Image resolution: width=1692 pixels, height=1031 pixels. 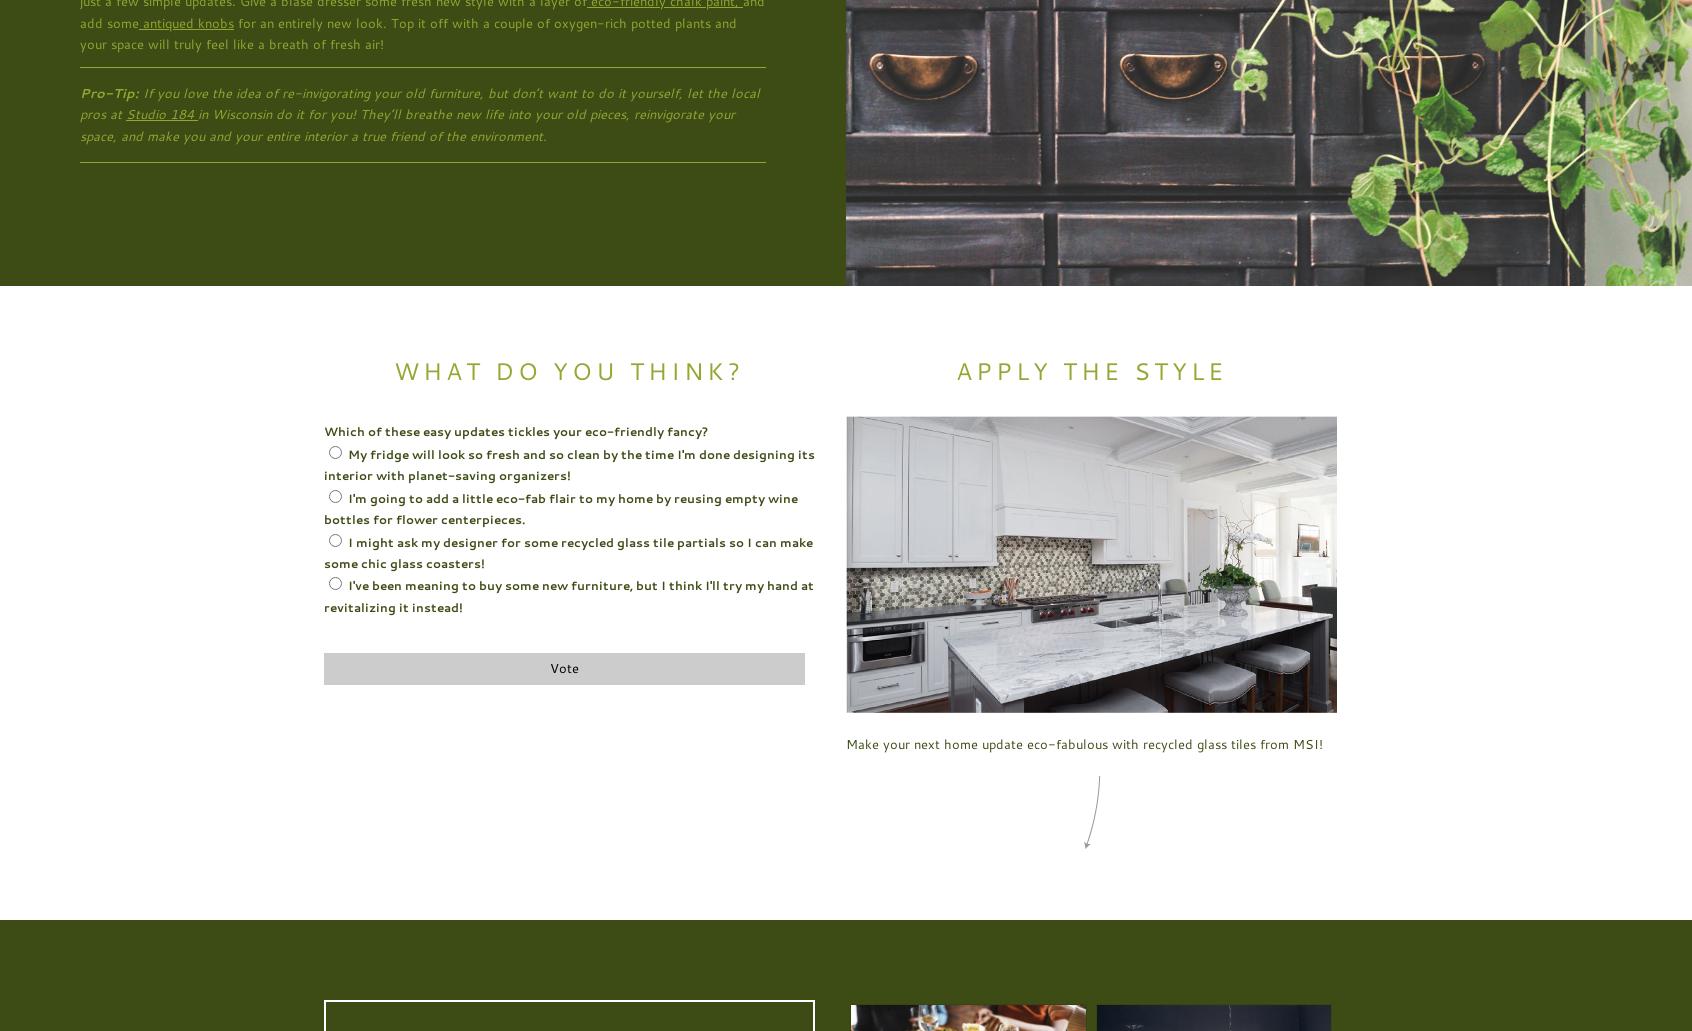 What do you see at coordinates (568, 369) in the screenshot?
I see `'What Do You Think?'` at bounding box center [568, 369].